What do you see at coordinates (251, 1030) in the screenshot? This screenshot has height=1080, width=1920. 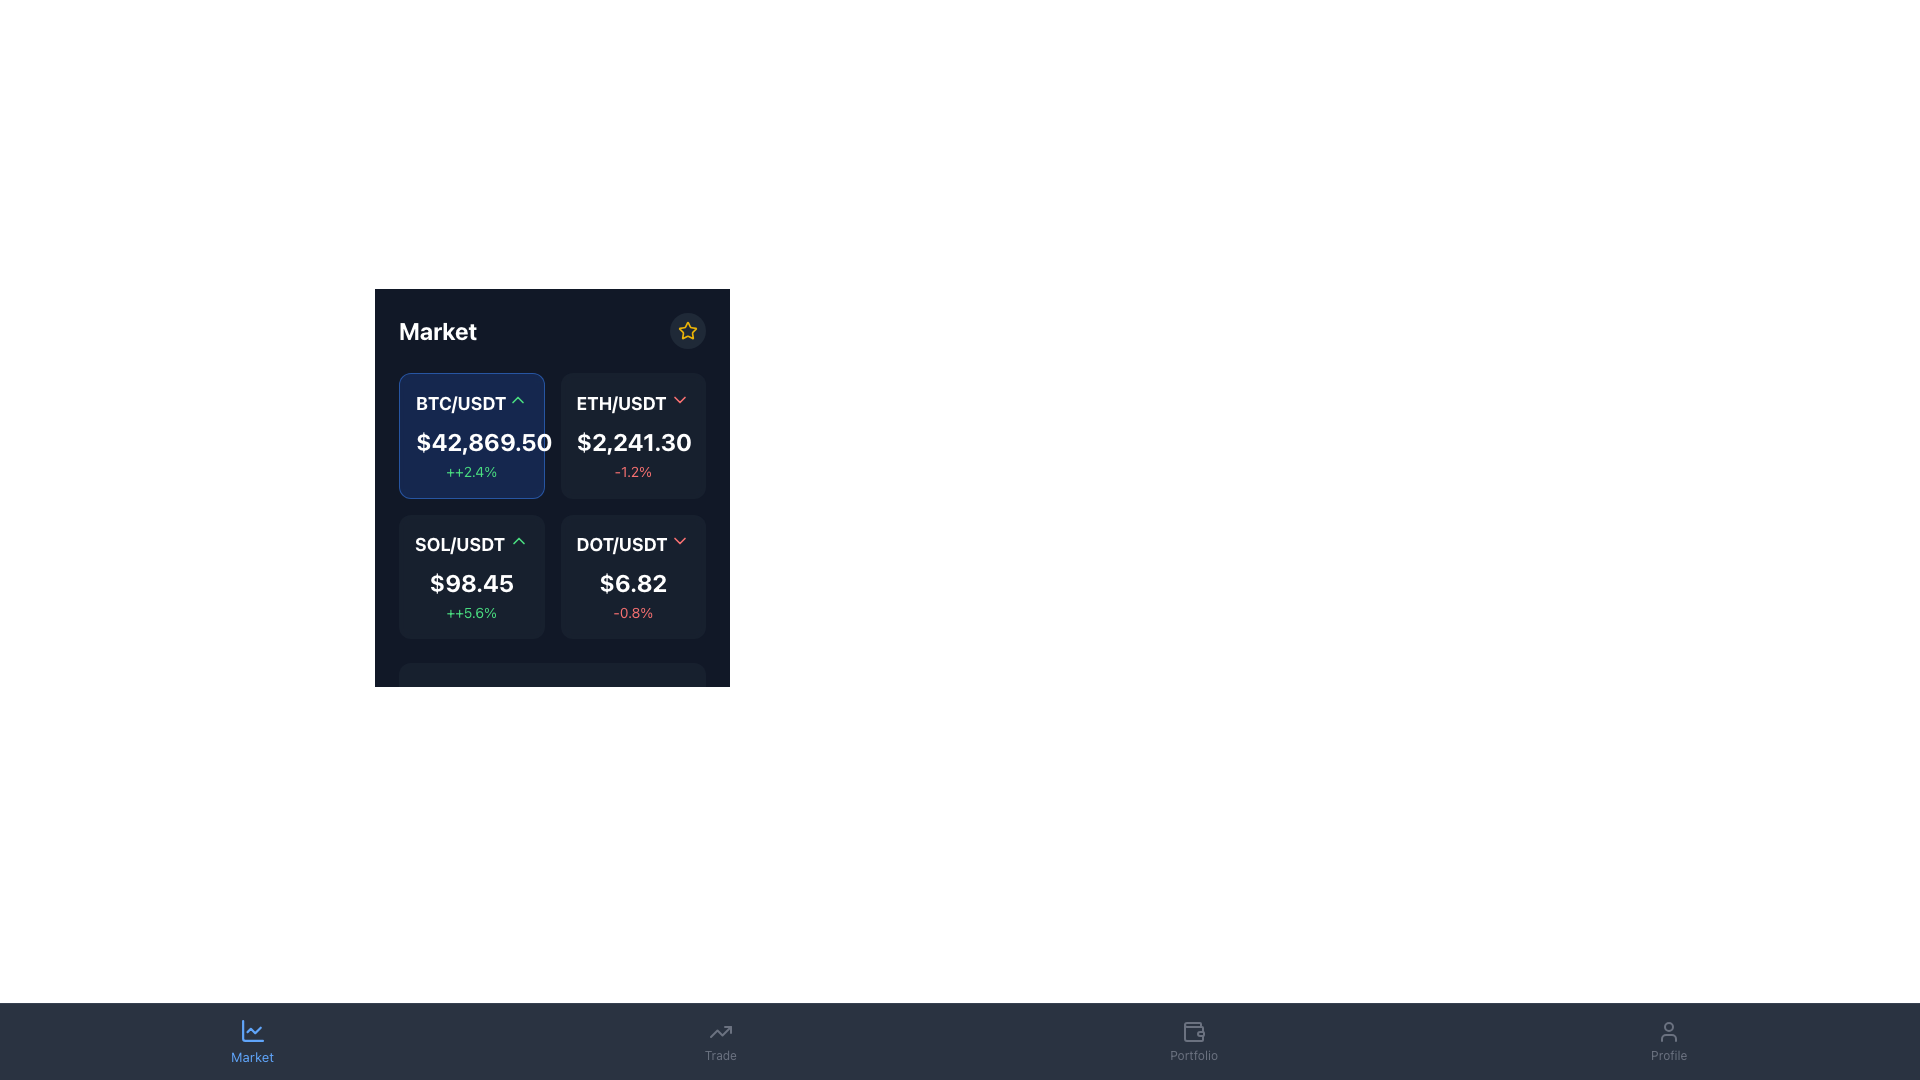 I see `the leftmost icon button representing a chart or graph in the bottom navigation bar` at bounding box center [251, 1030].